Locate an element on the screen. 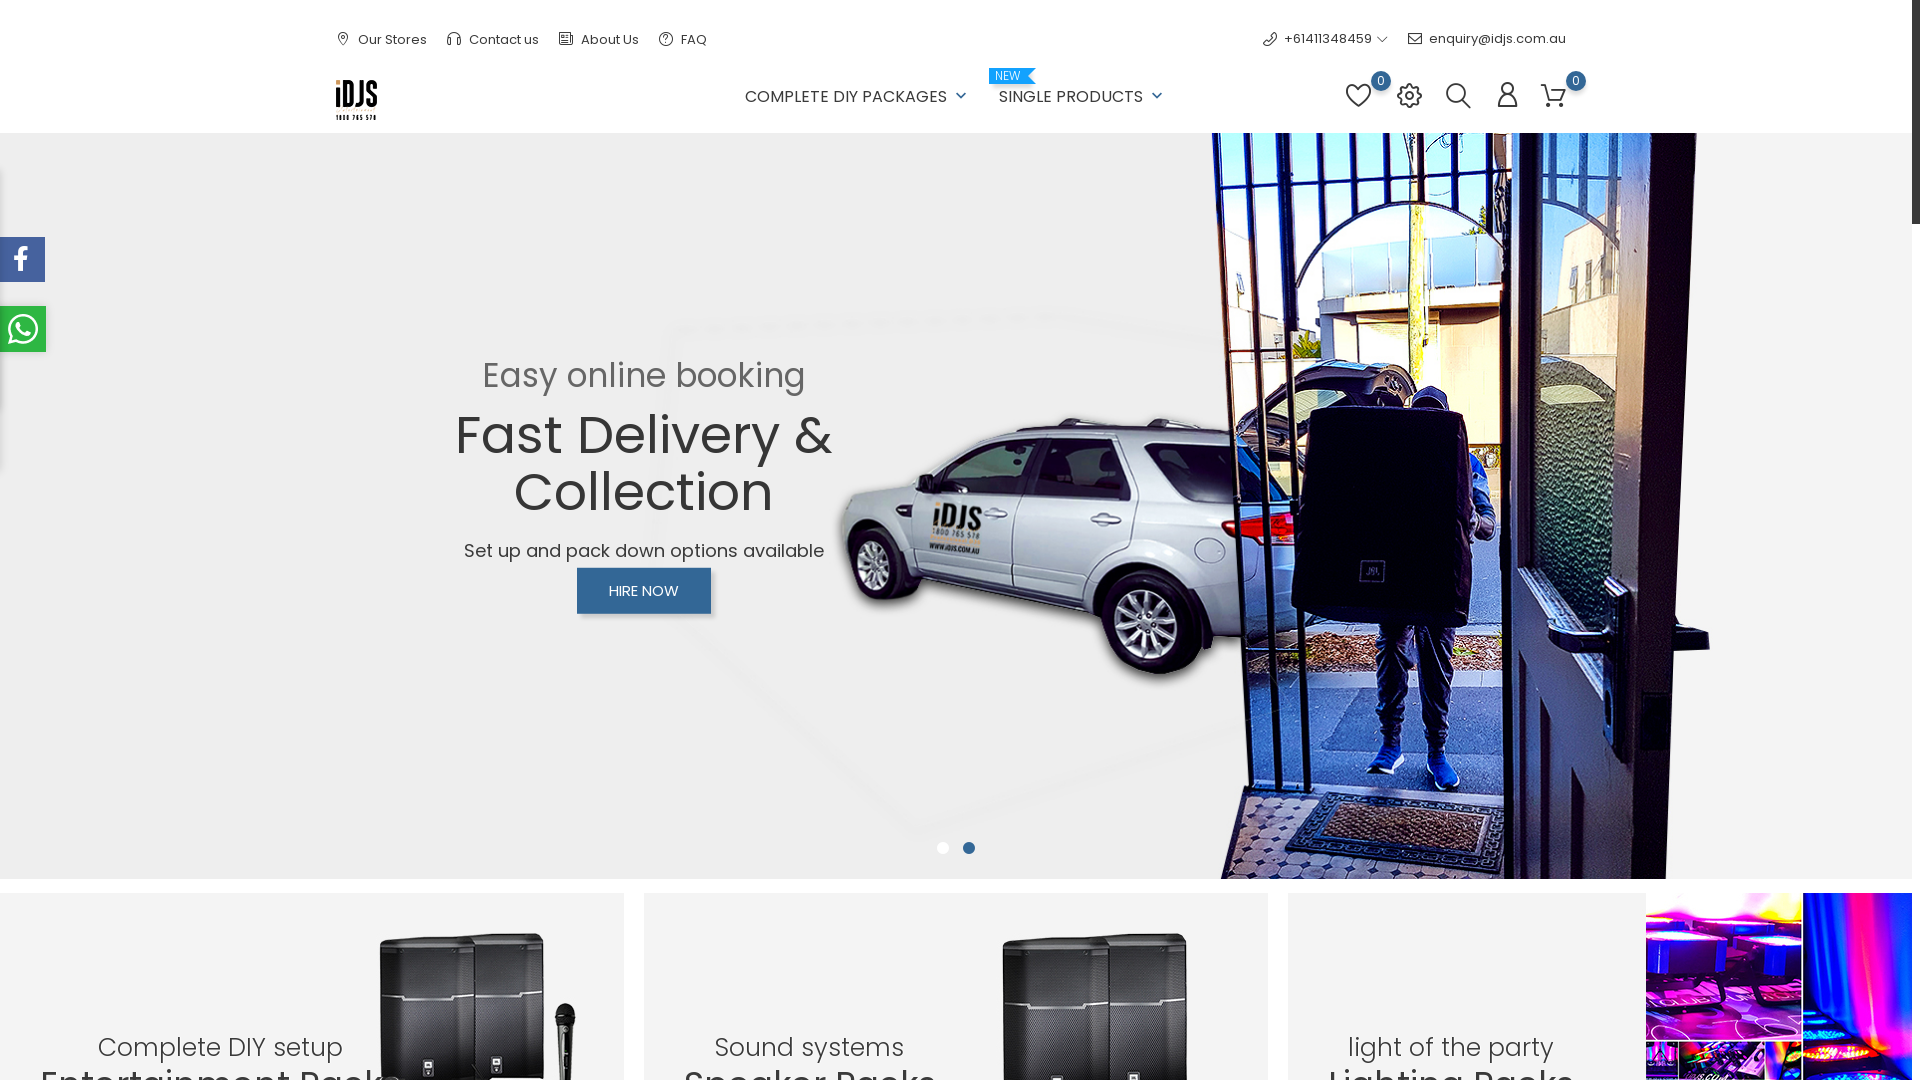  '2' is located at coordinates (958, 848).